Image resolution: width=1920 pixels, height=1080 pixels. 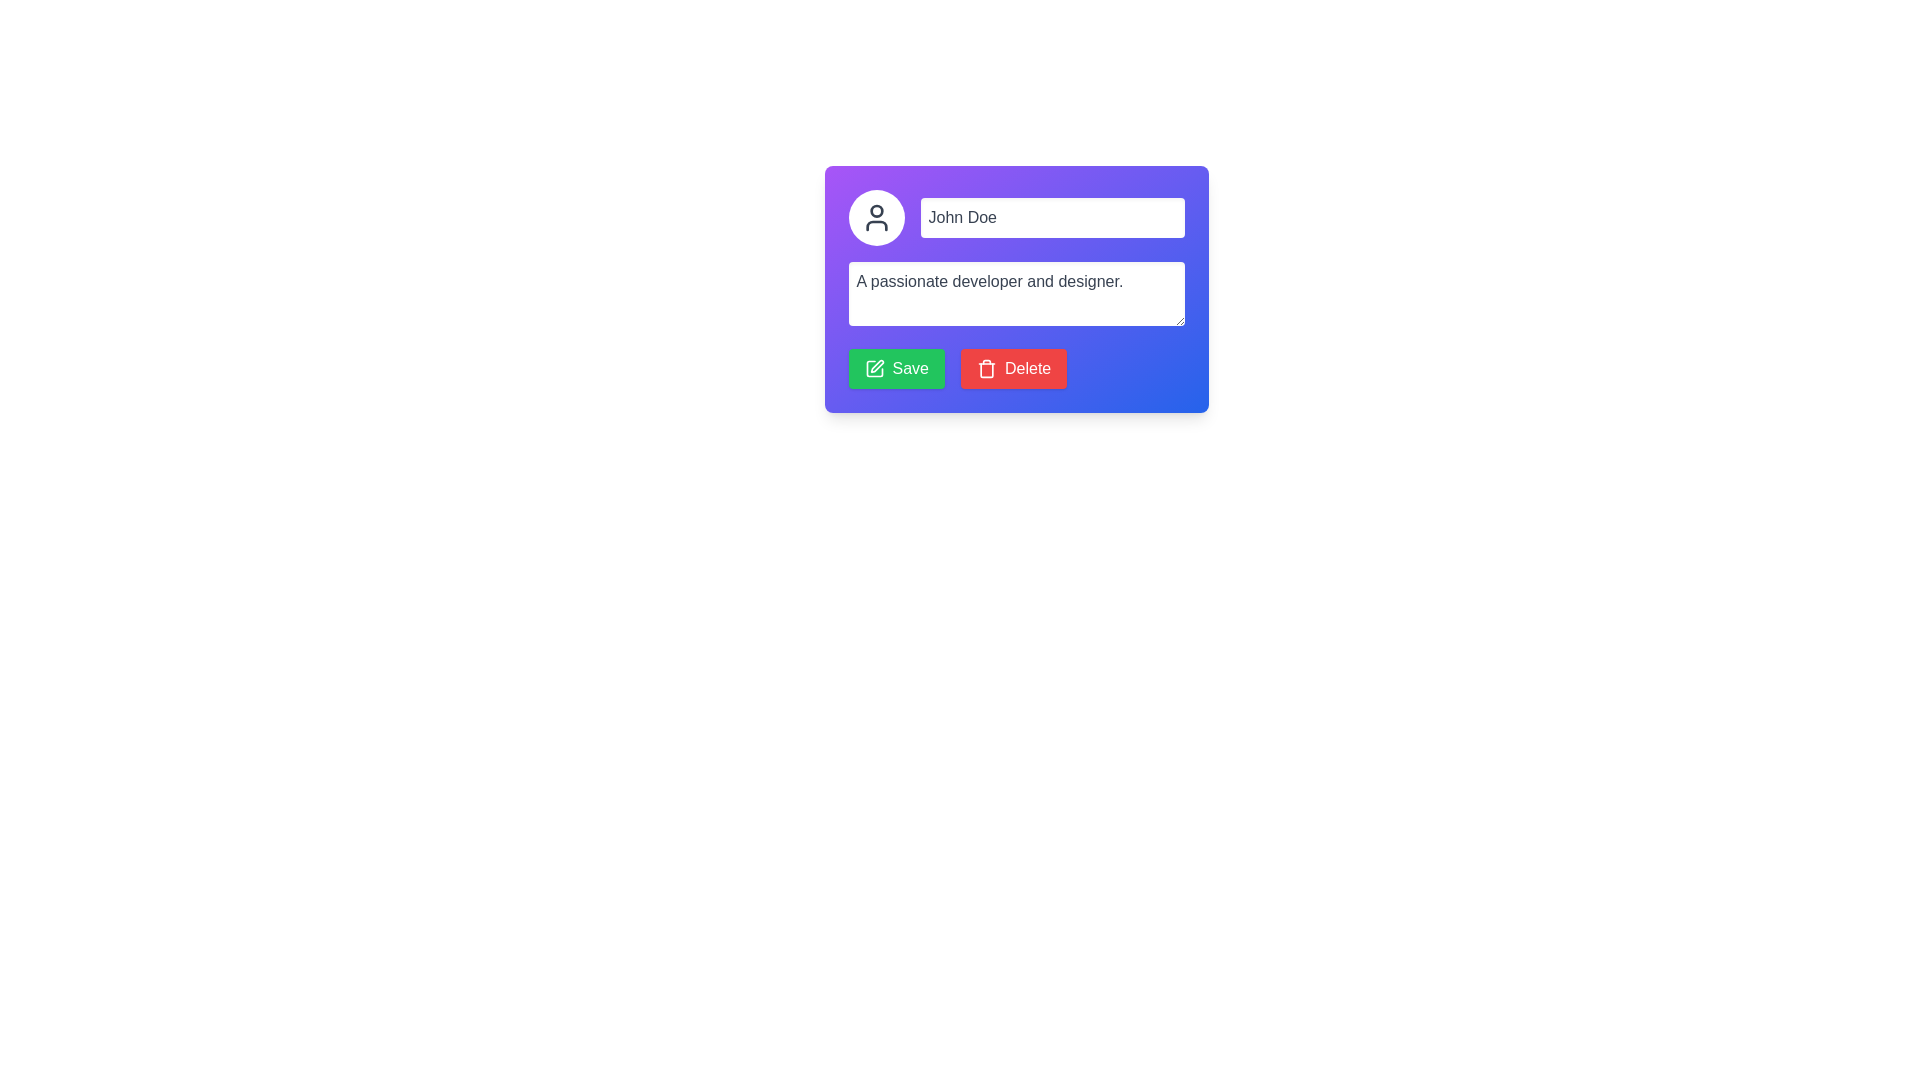 What do you see at coordinates (1016, 289) in the screenshot?
I see `the multi-line text input box that contains the text 'A passionate developer and designer.' to invoke context menu options` at bounding box center [1016, 289].